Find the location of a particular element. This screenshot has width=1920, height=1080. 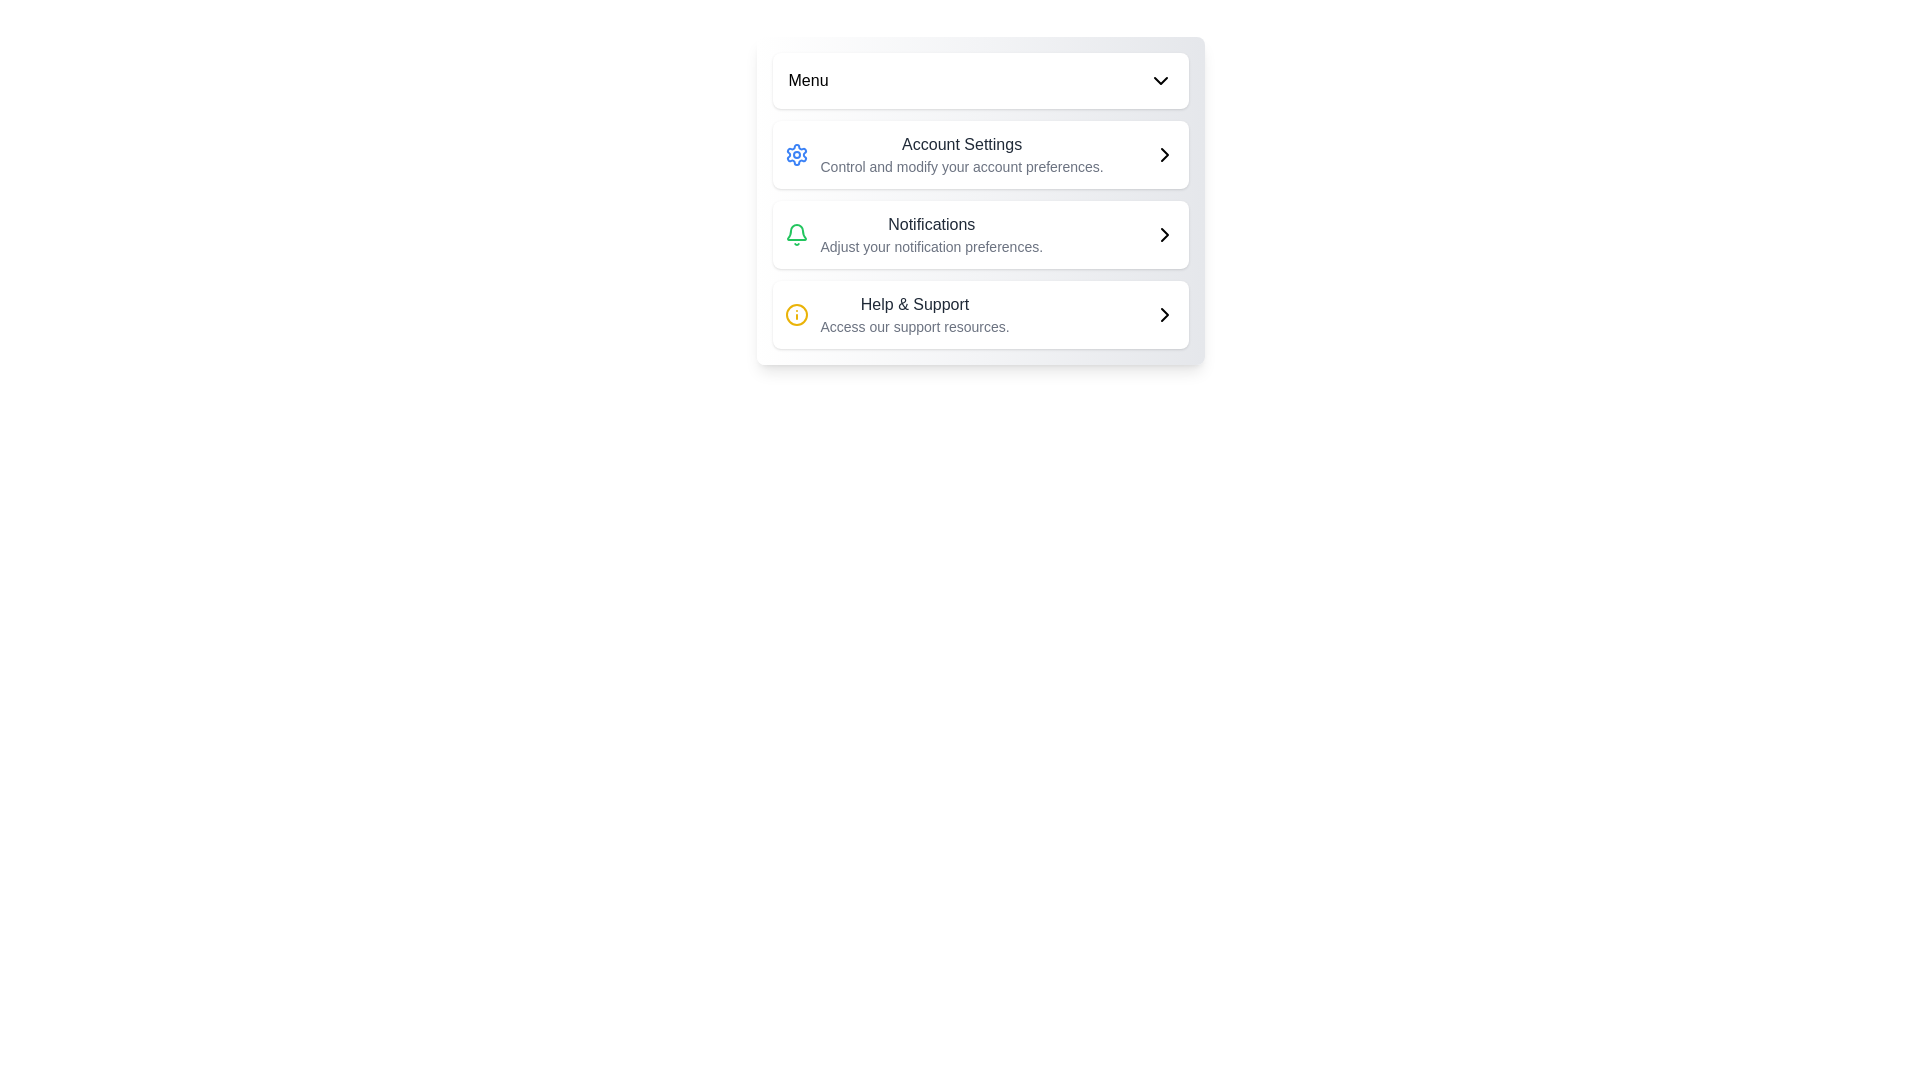

the 'Notifications' menu item, which features a green bell icon and bold title text is located at coordinates (912, 234).